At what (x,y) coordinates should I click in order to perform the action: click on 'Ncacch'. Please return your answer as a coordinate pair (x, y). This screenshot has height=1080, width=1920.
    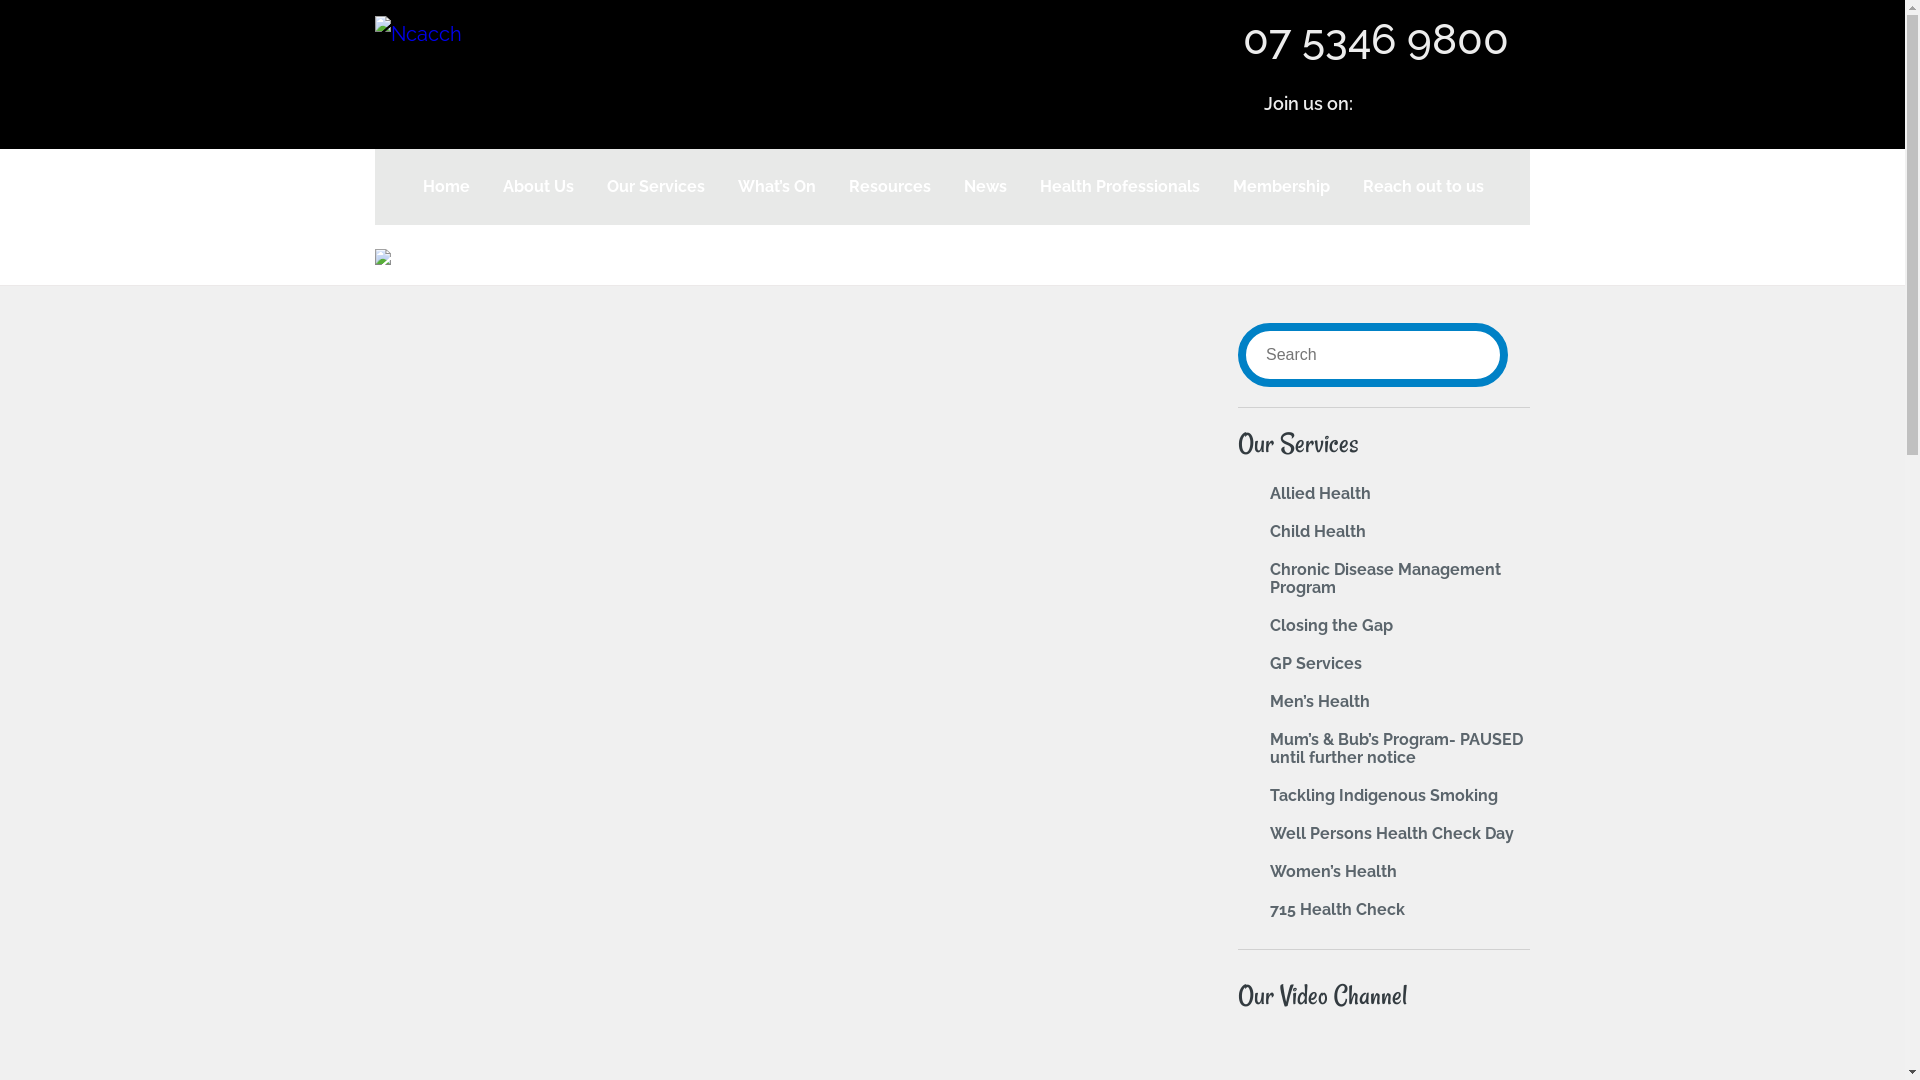
    Looking at the image, I should click on (417, 34).